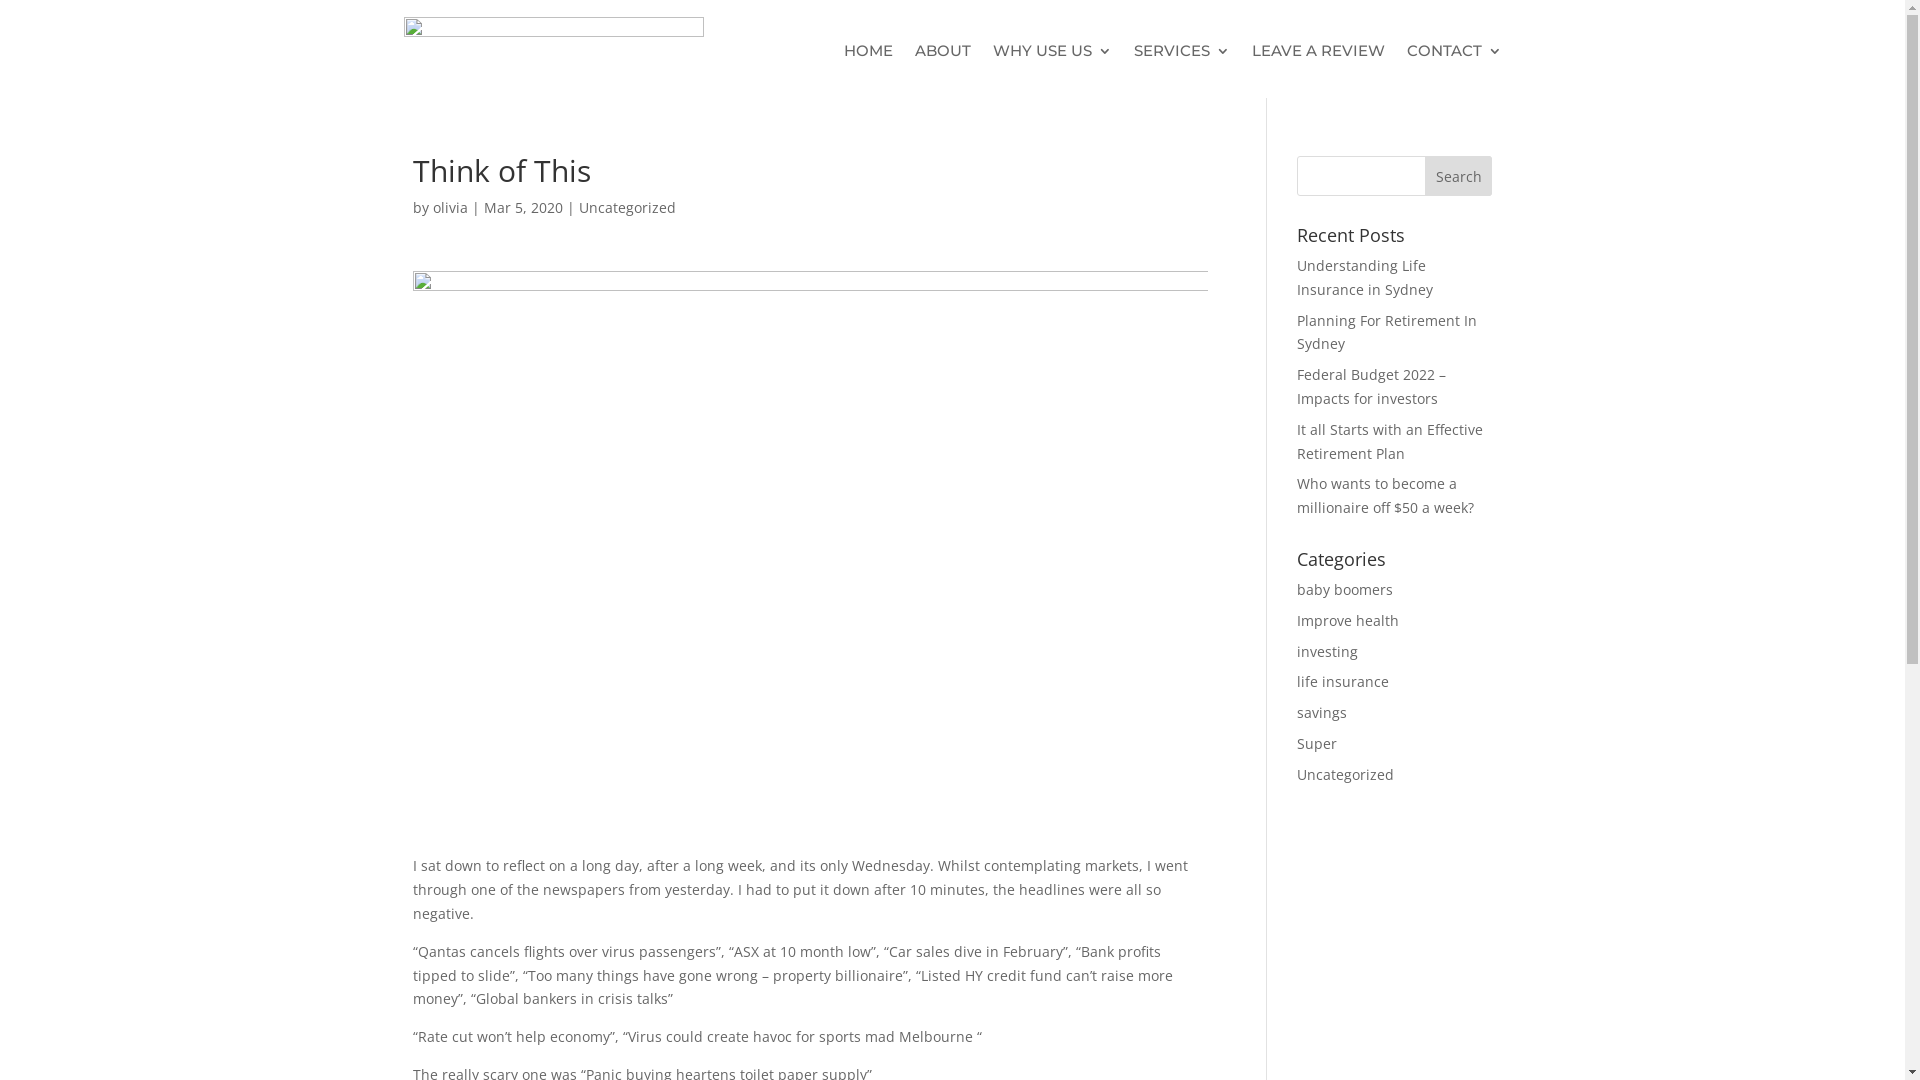 This screenshot has width=1920, height=1080. Describe the element at coordinates (868, 49) in the screenshot. I see `'HOME'` at that location.